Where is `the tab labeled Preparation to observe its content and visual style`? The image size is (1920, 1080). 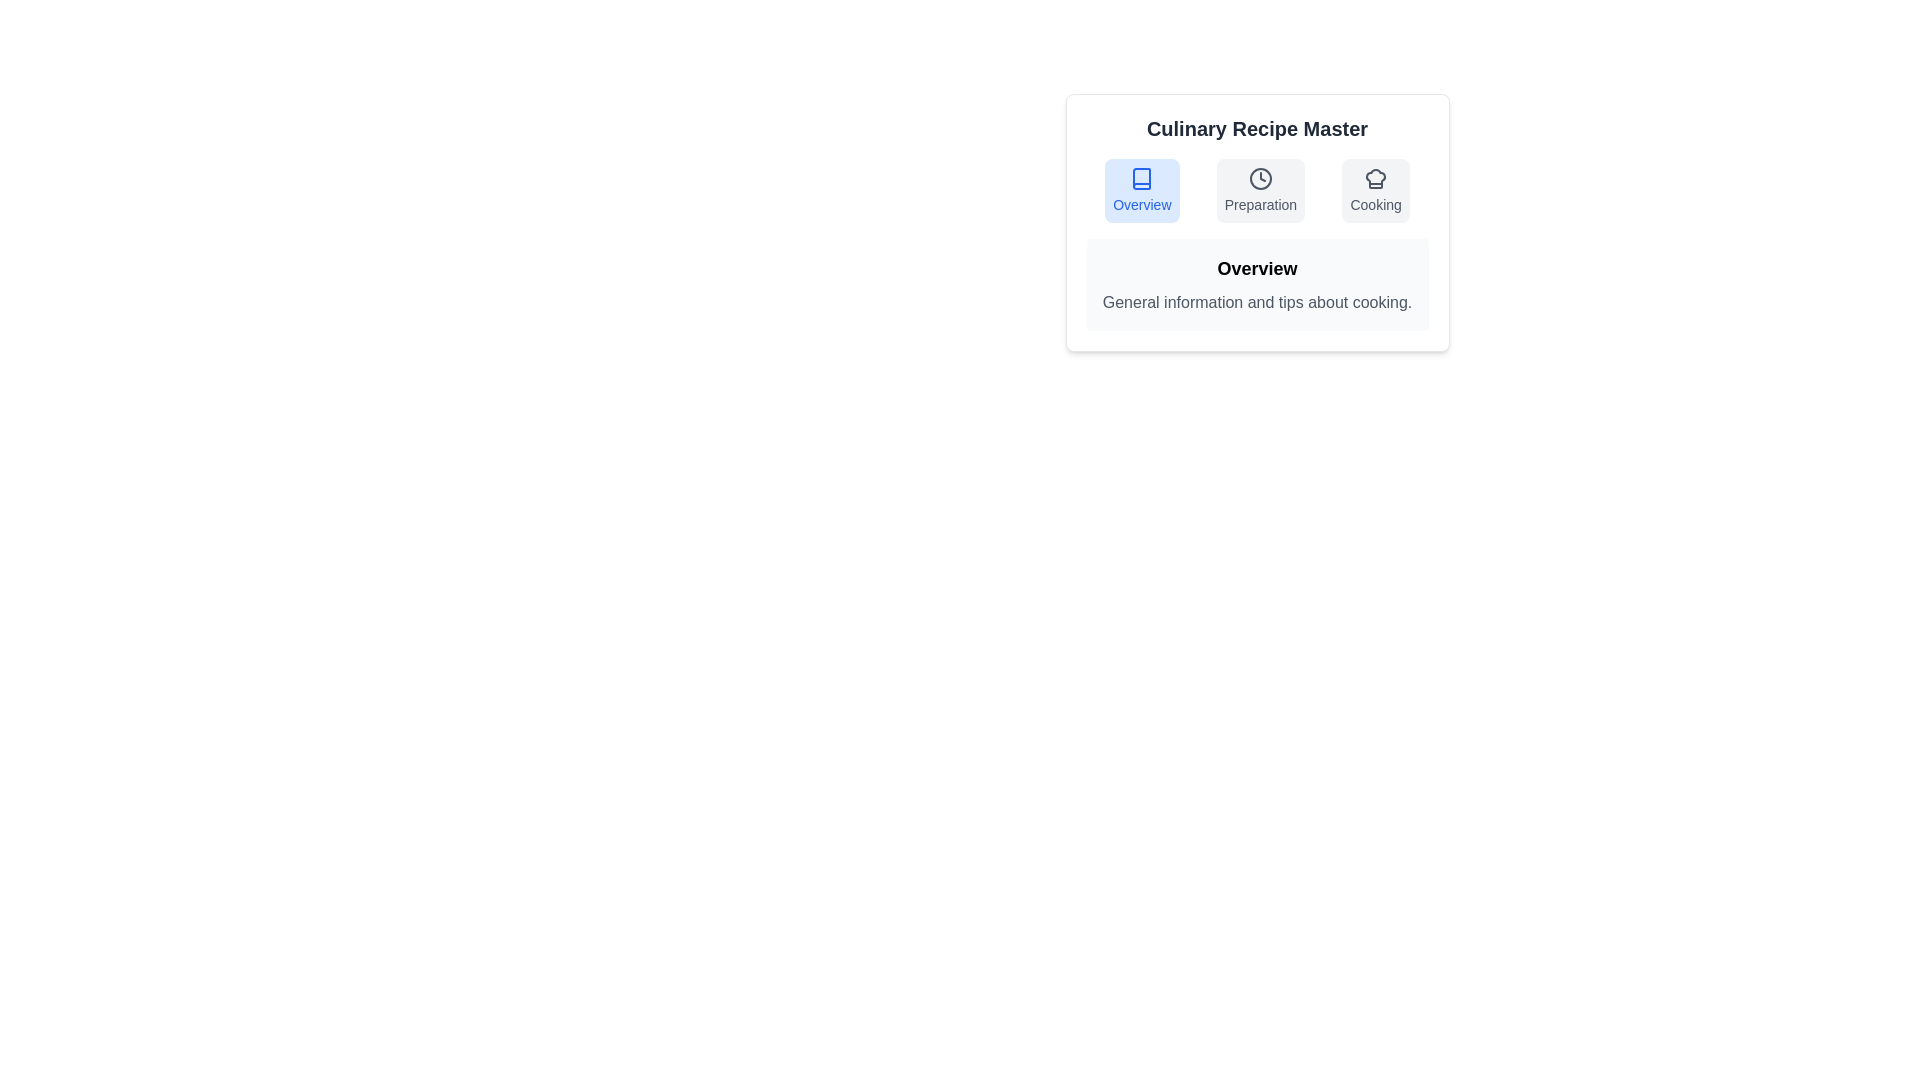 the tab labeled Preparation to observe its content and visual style is located at coordinates (1258, 191).